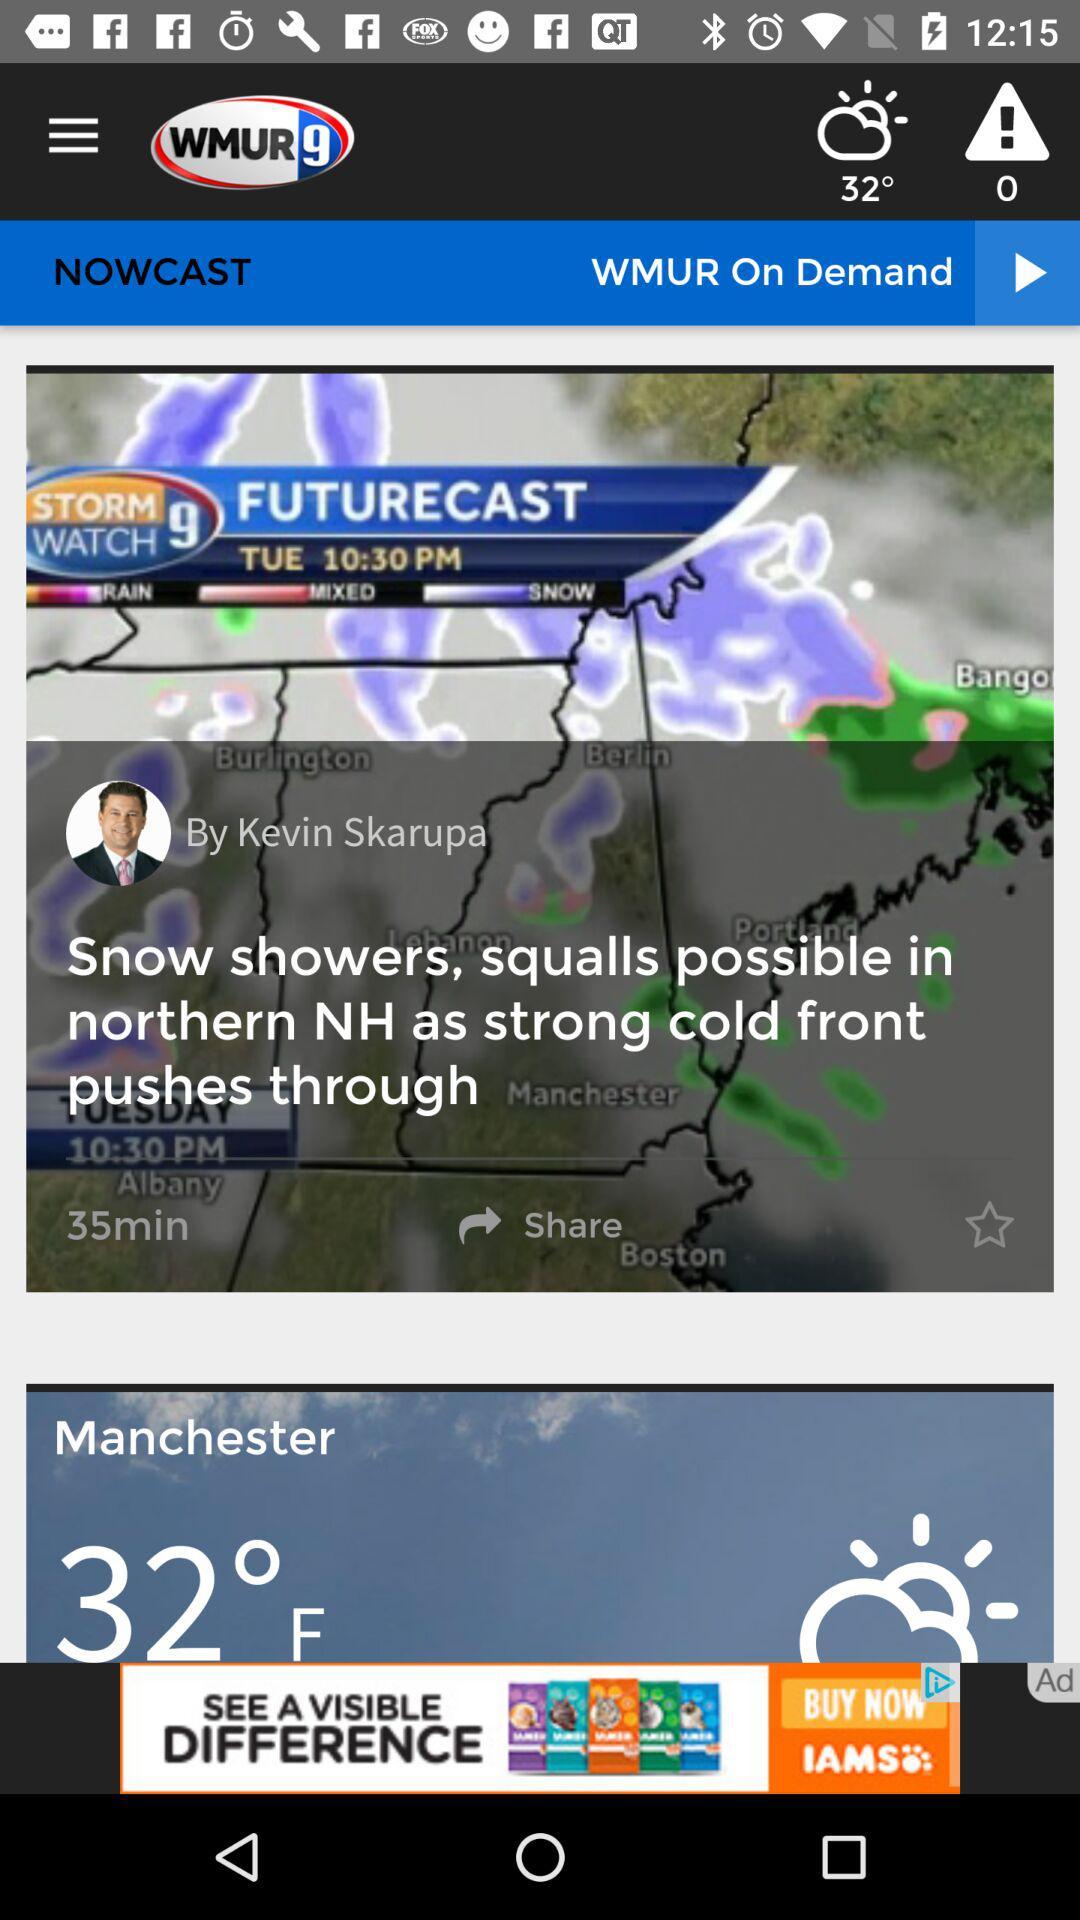 This screenshot has height=1920, width=1080. Describe the element at coordinates (540, 1727) in the screenshot. I see `advertisement` at that location.